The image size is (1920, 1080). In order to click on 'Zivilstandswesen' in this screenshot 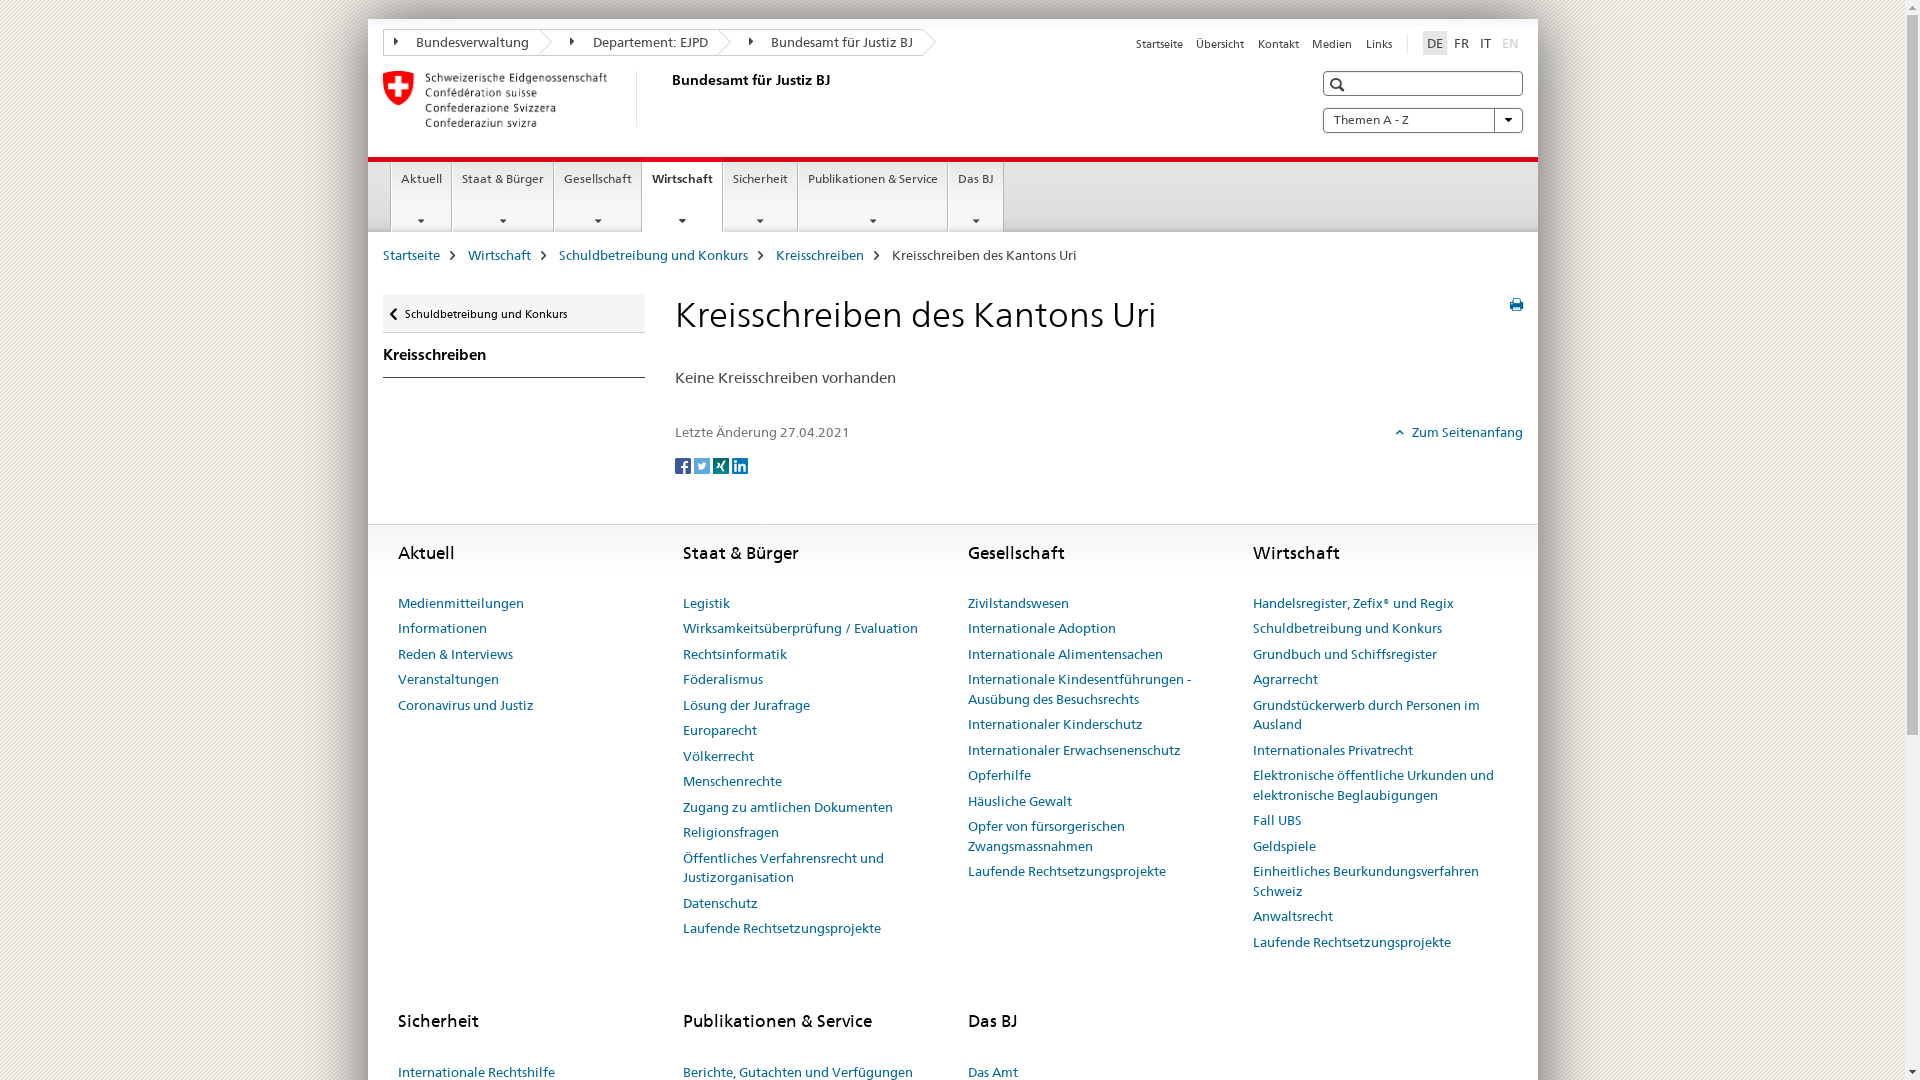, I will do `click(1018, 603)`.